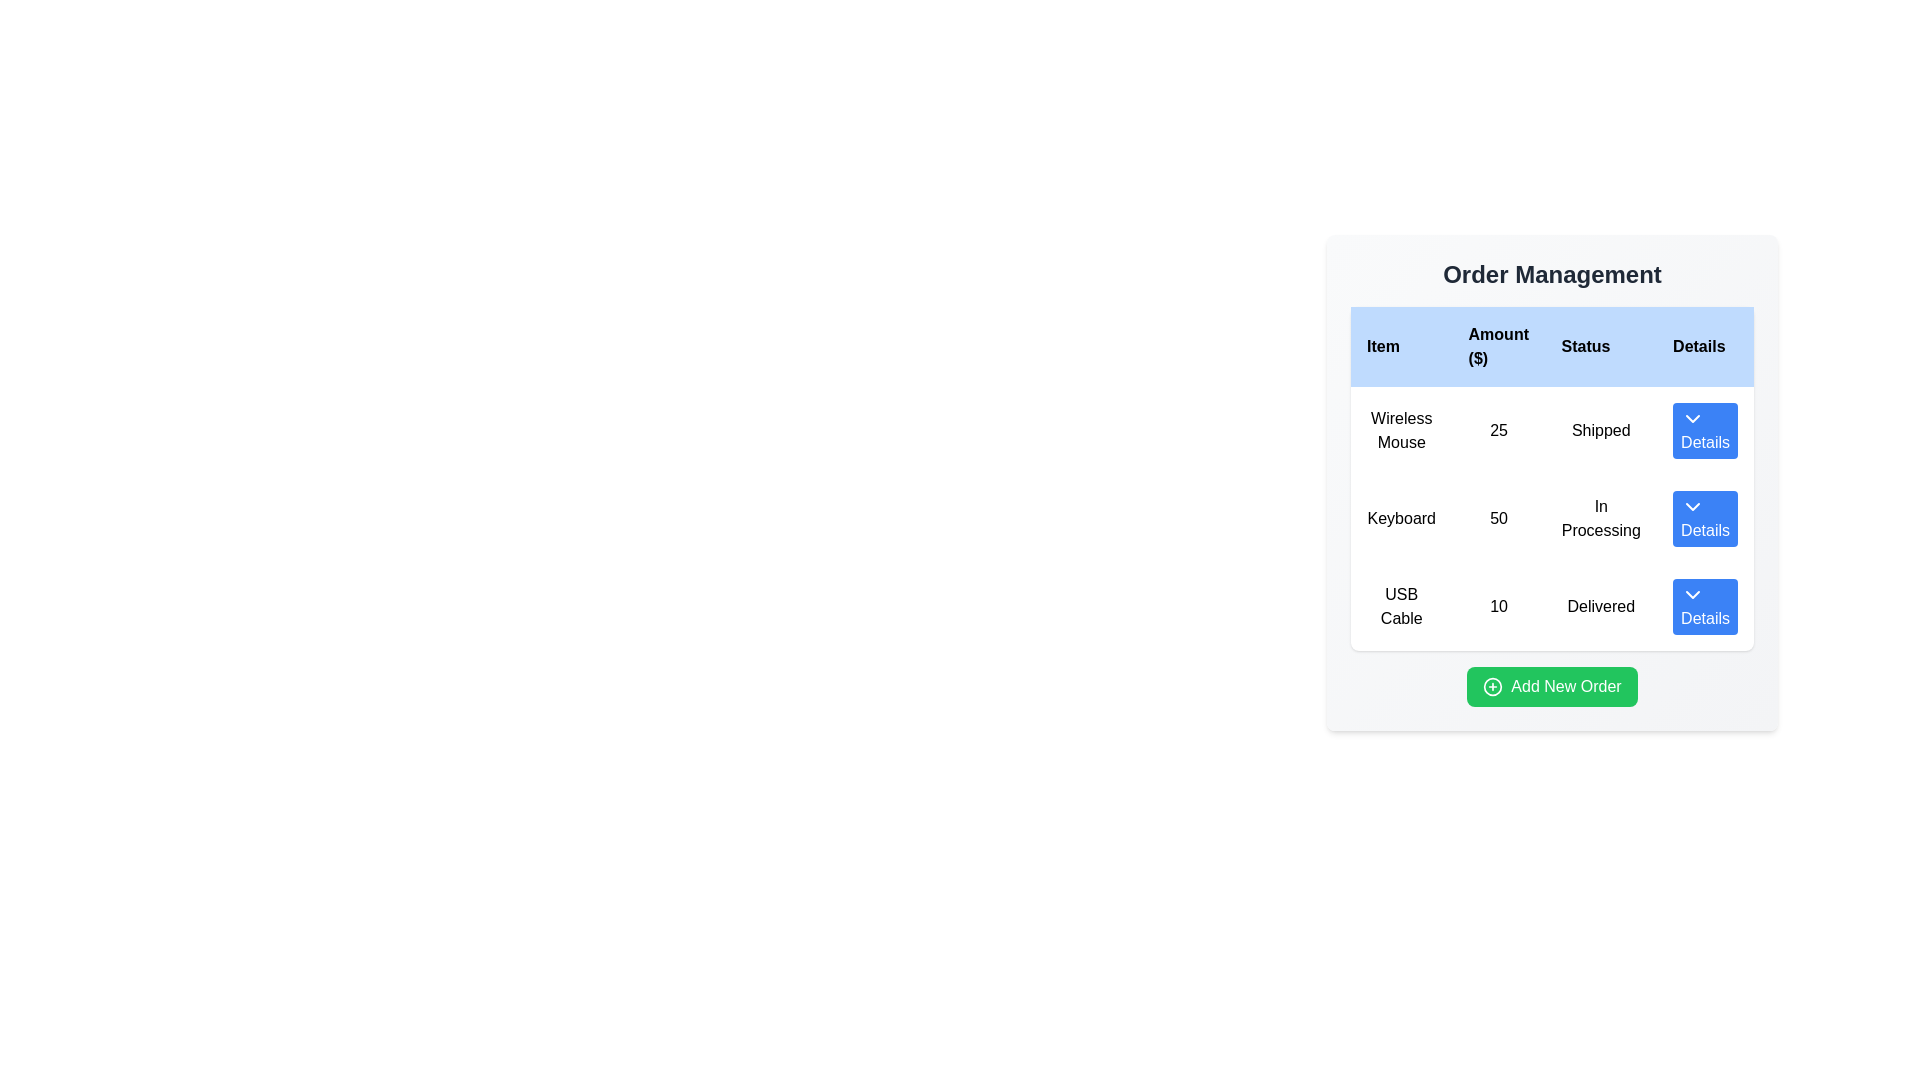  I want to click on text contents of the second row in the table under 'Order Management', which includes 'Keyboard', '50', and 'In Processing', so click(1551, 518).